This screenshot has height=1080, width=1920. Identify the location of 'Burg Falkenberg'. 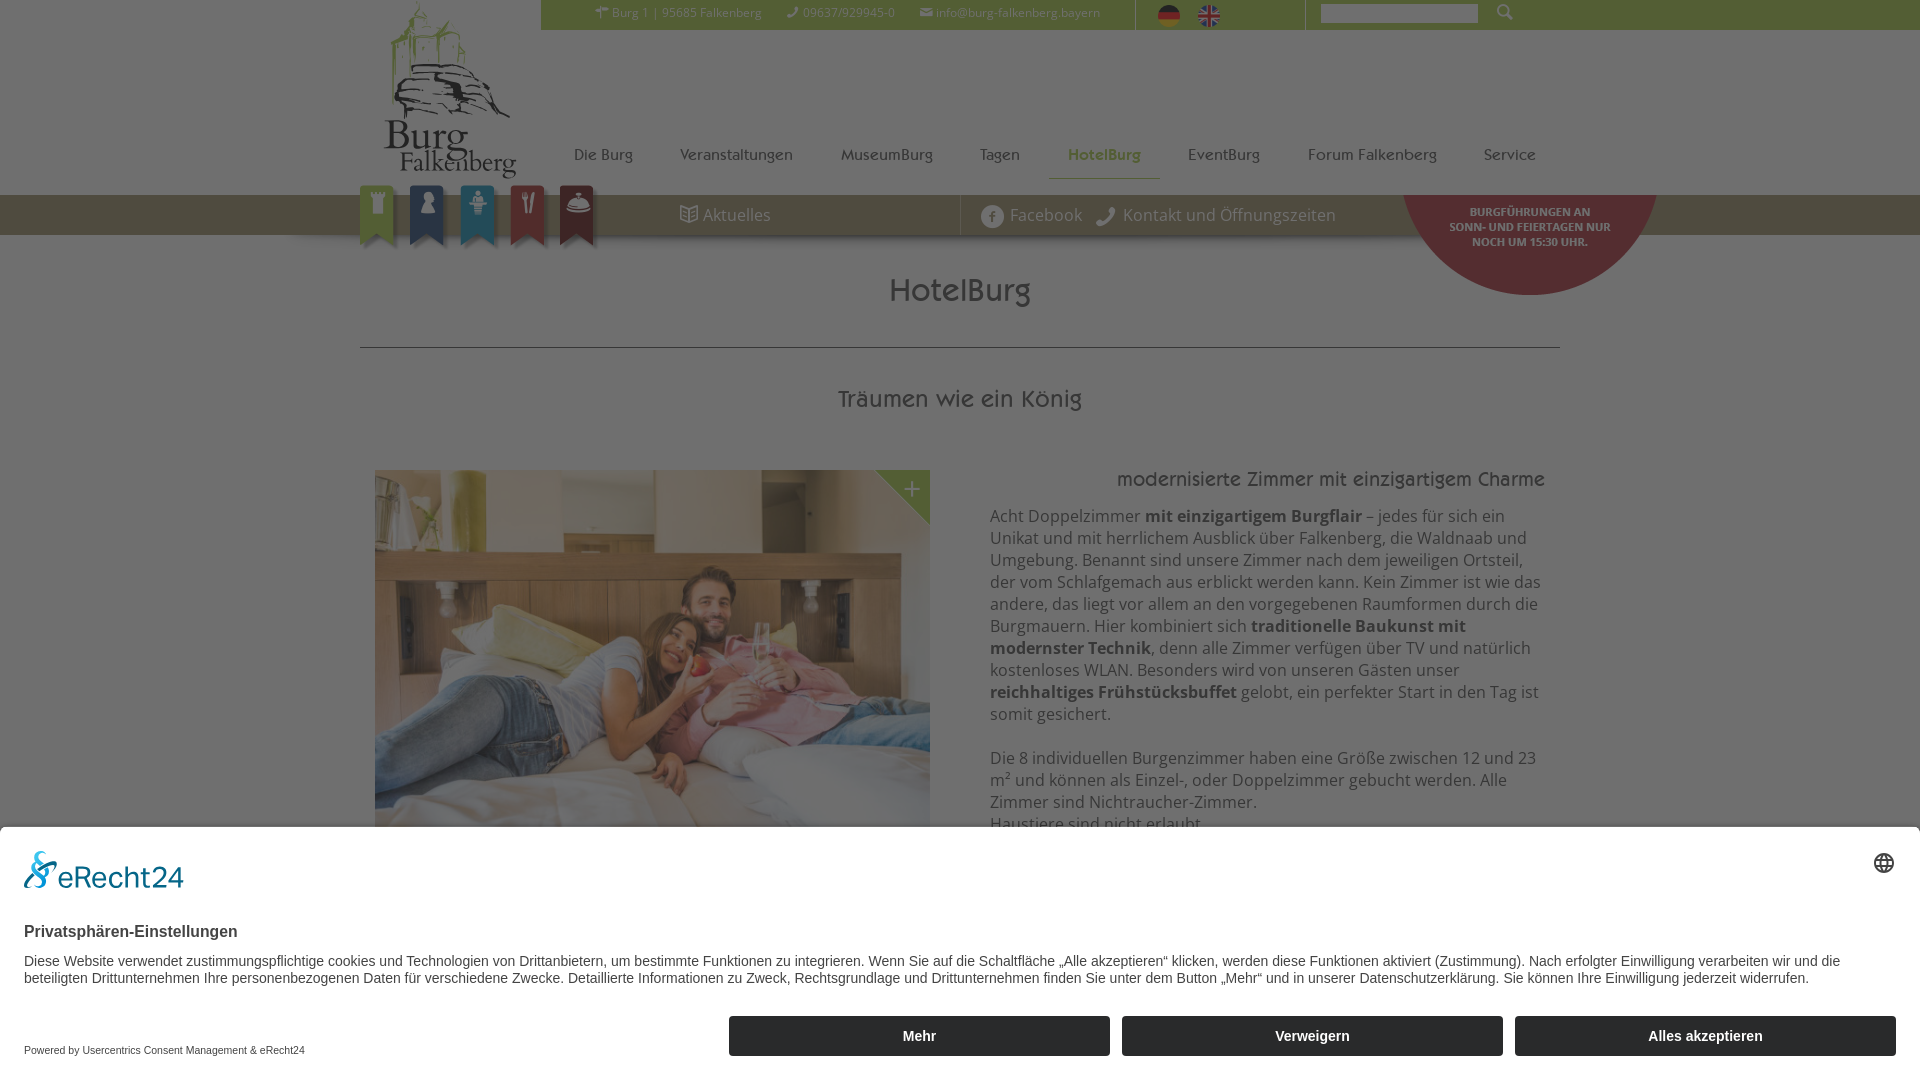
(449, 88).